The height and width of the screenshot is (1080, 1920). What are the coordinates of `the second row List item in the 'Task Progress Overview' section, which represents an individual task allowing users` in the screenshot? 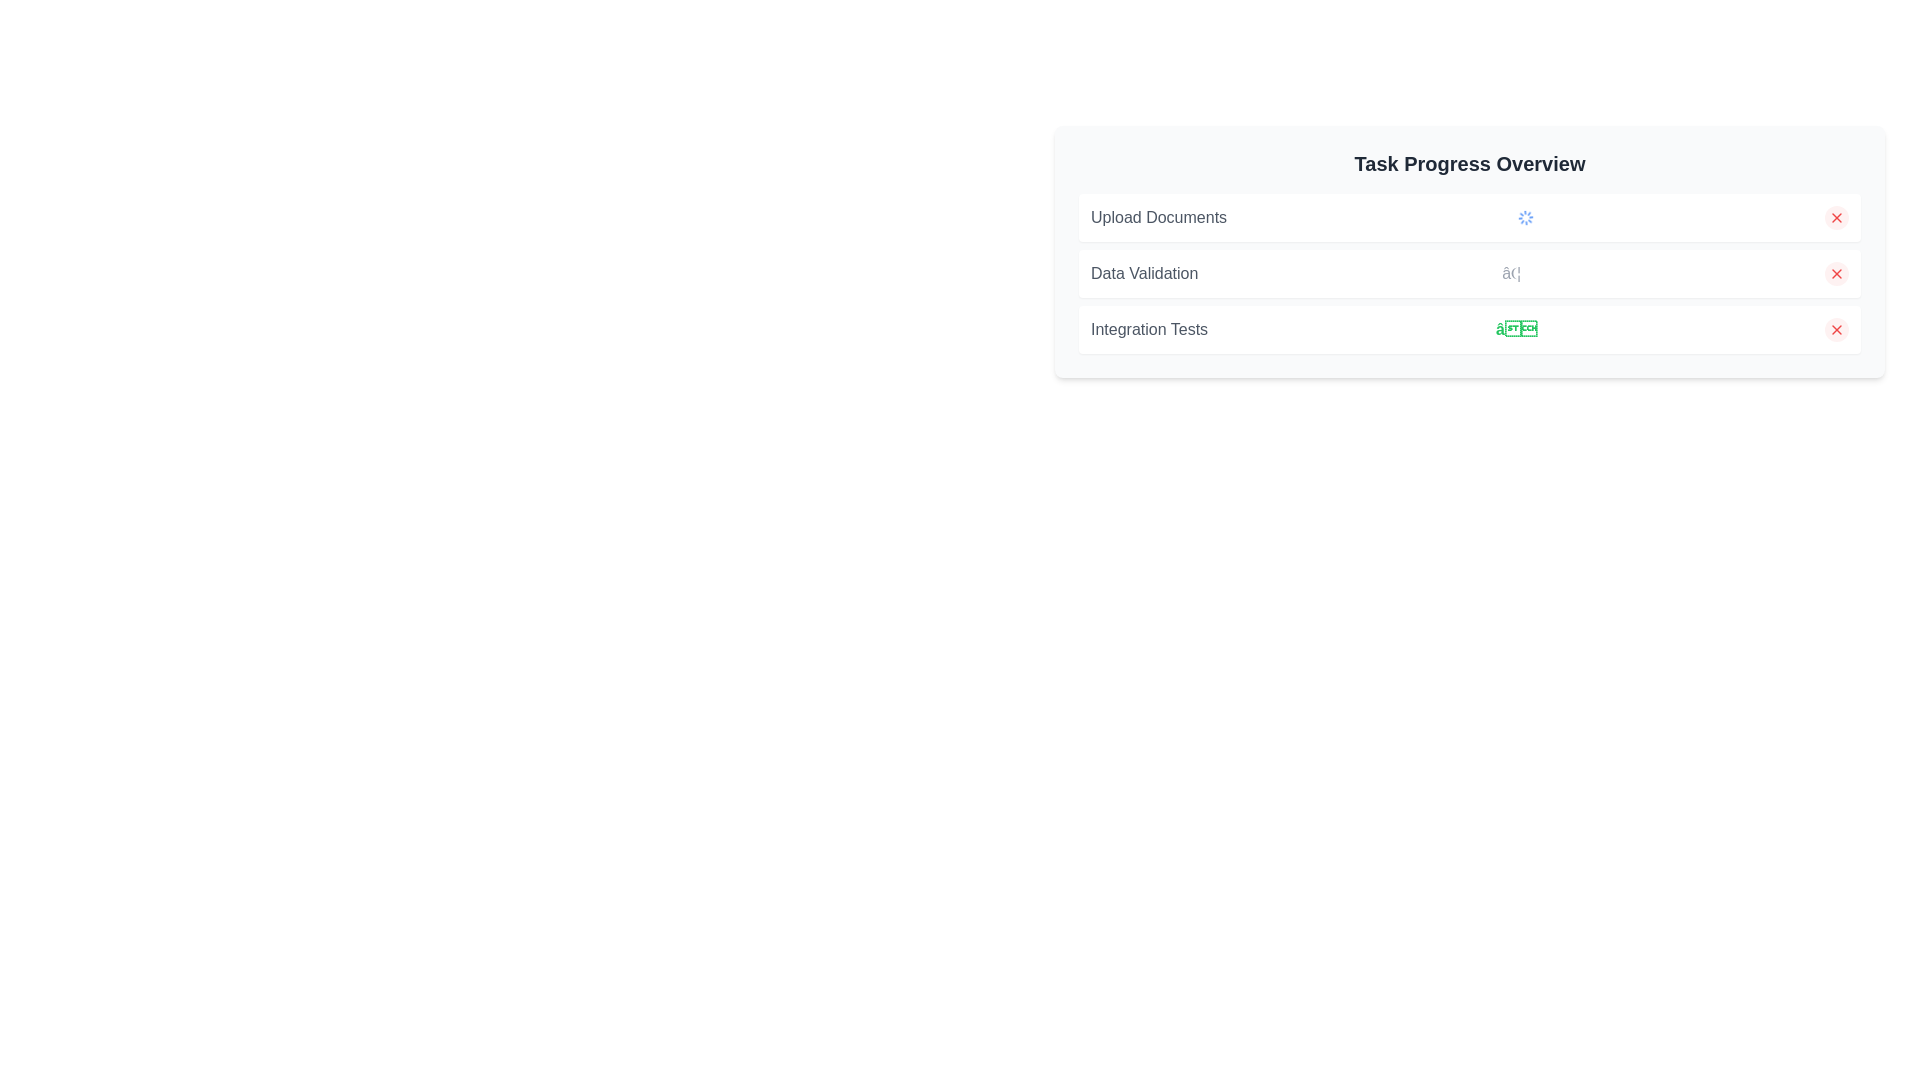 It's located at (1469, 273).